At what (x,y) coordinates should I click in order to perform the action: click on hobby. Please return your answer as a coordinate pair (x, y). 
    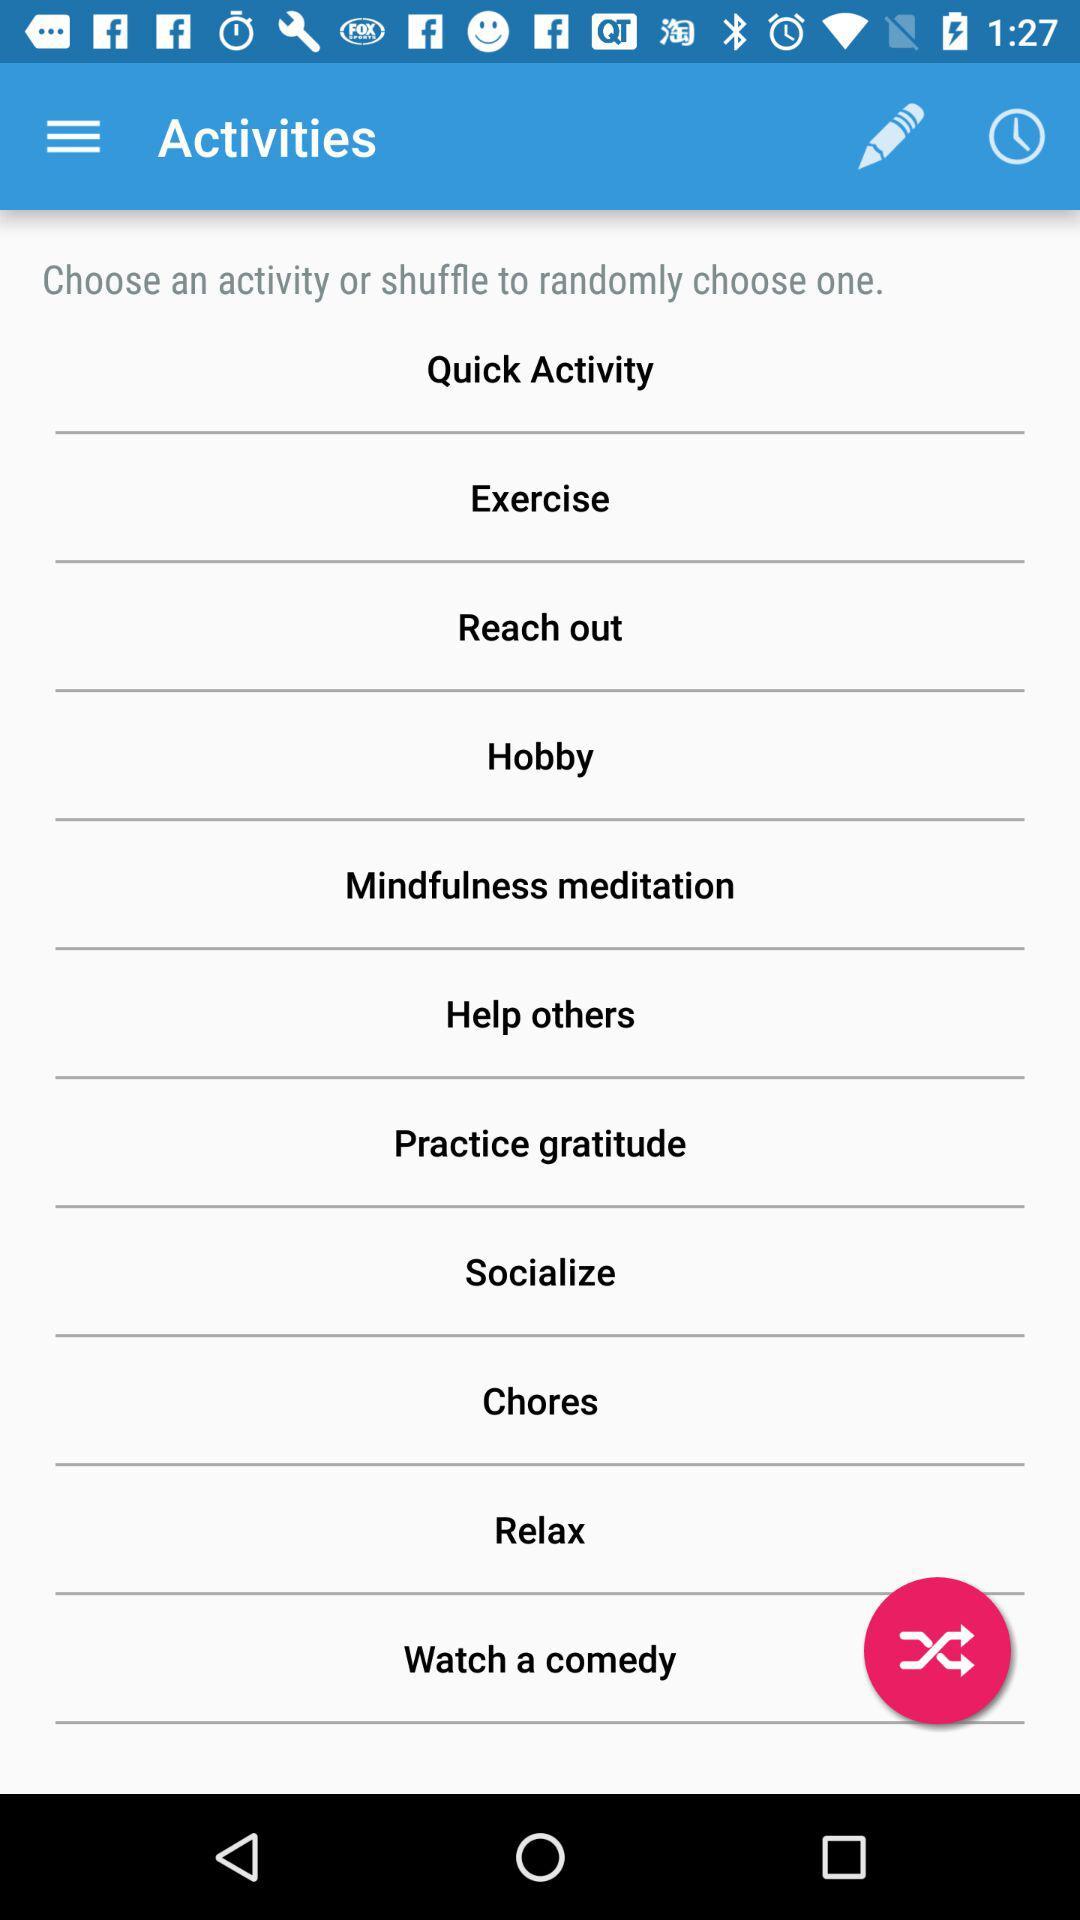
    Looking at the image, I should click on (540, 754).